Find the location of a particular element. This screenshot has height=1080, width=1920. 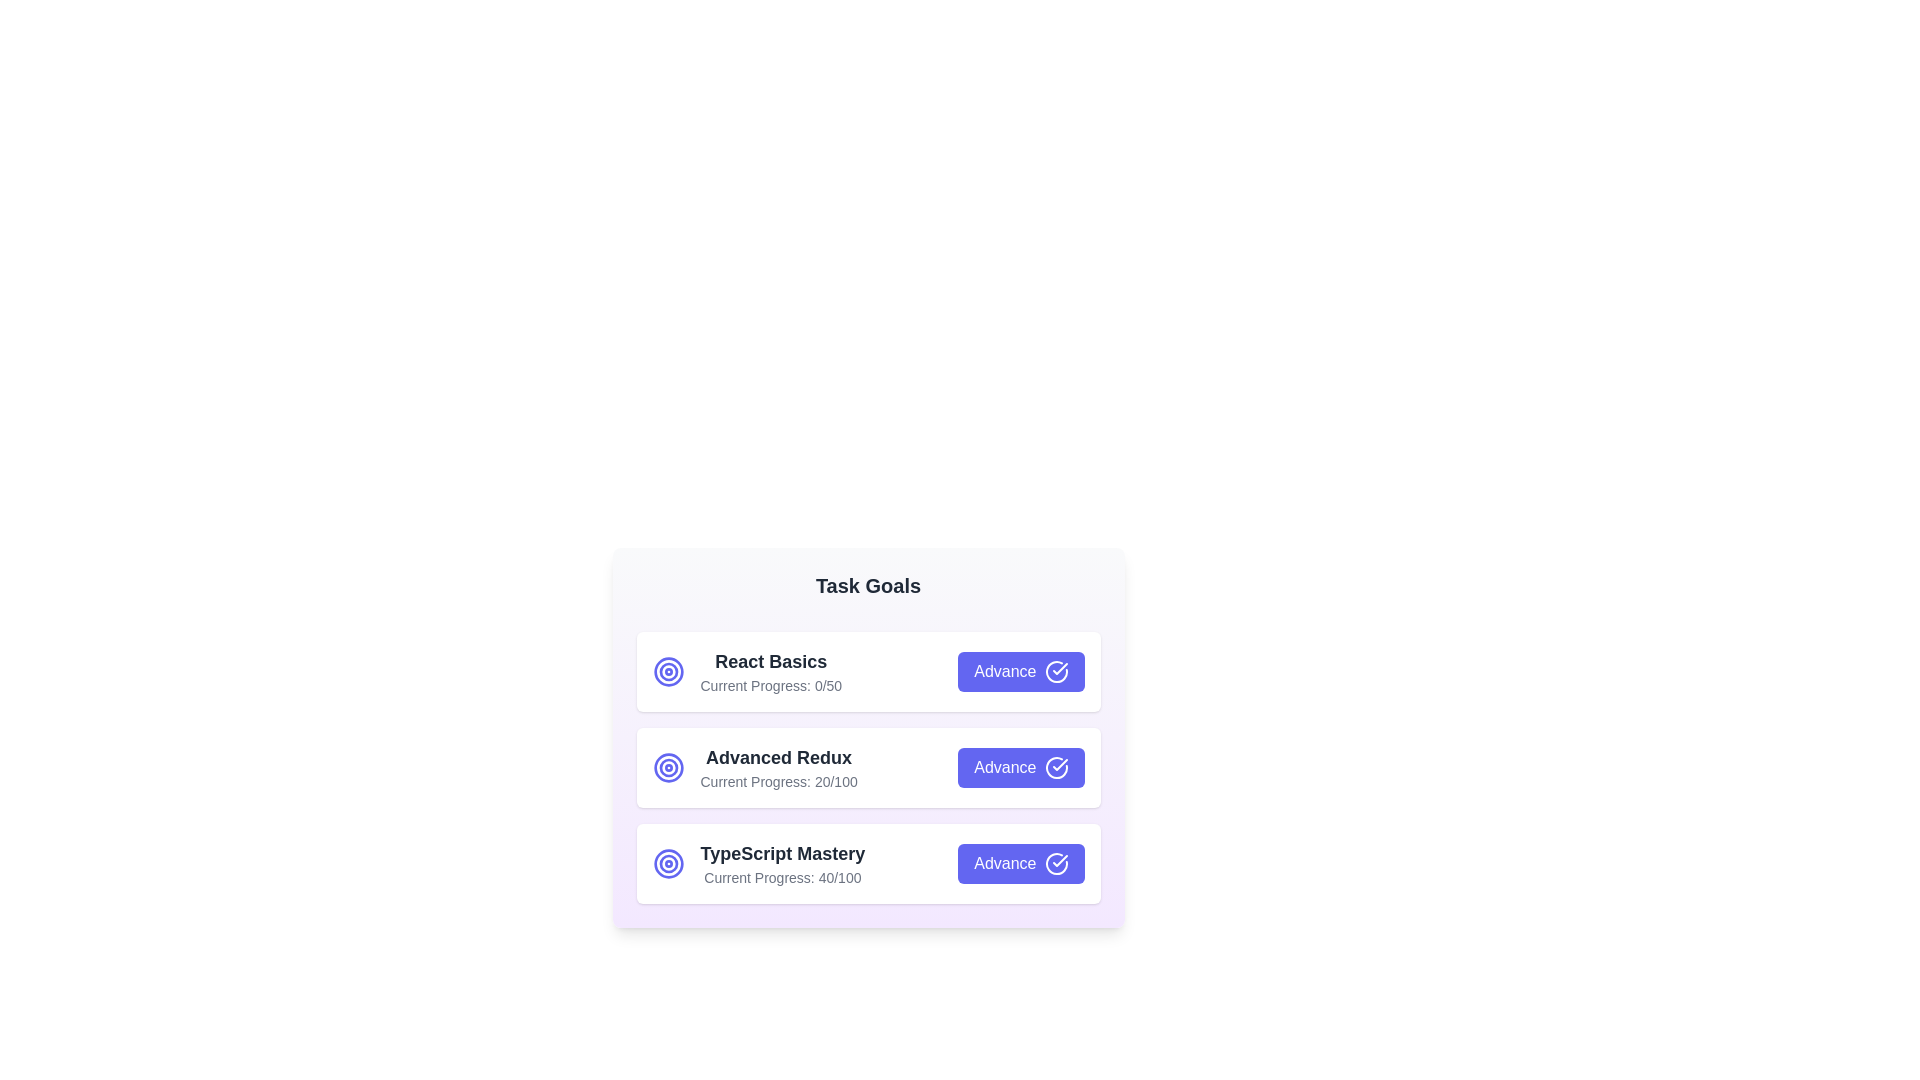

the informational text displaying 'Current Progress: 40/100', located under the main heading 'TypeScript Mastery' in the third card of the 'Task Goals' section is located at coordinates (781, 877).